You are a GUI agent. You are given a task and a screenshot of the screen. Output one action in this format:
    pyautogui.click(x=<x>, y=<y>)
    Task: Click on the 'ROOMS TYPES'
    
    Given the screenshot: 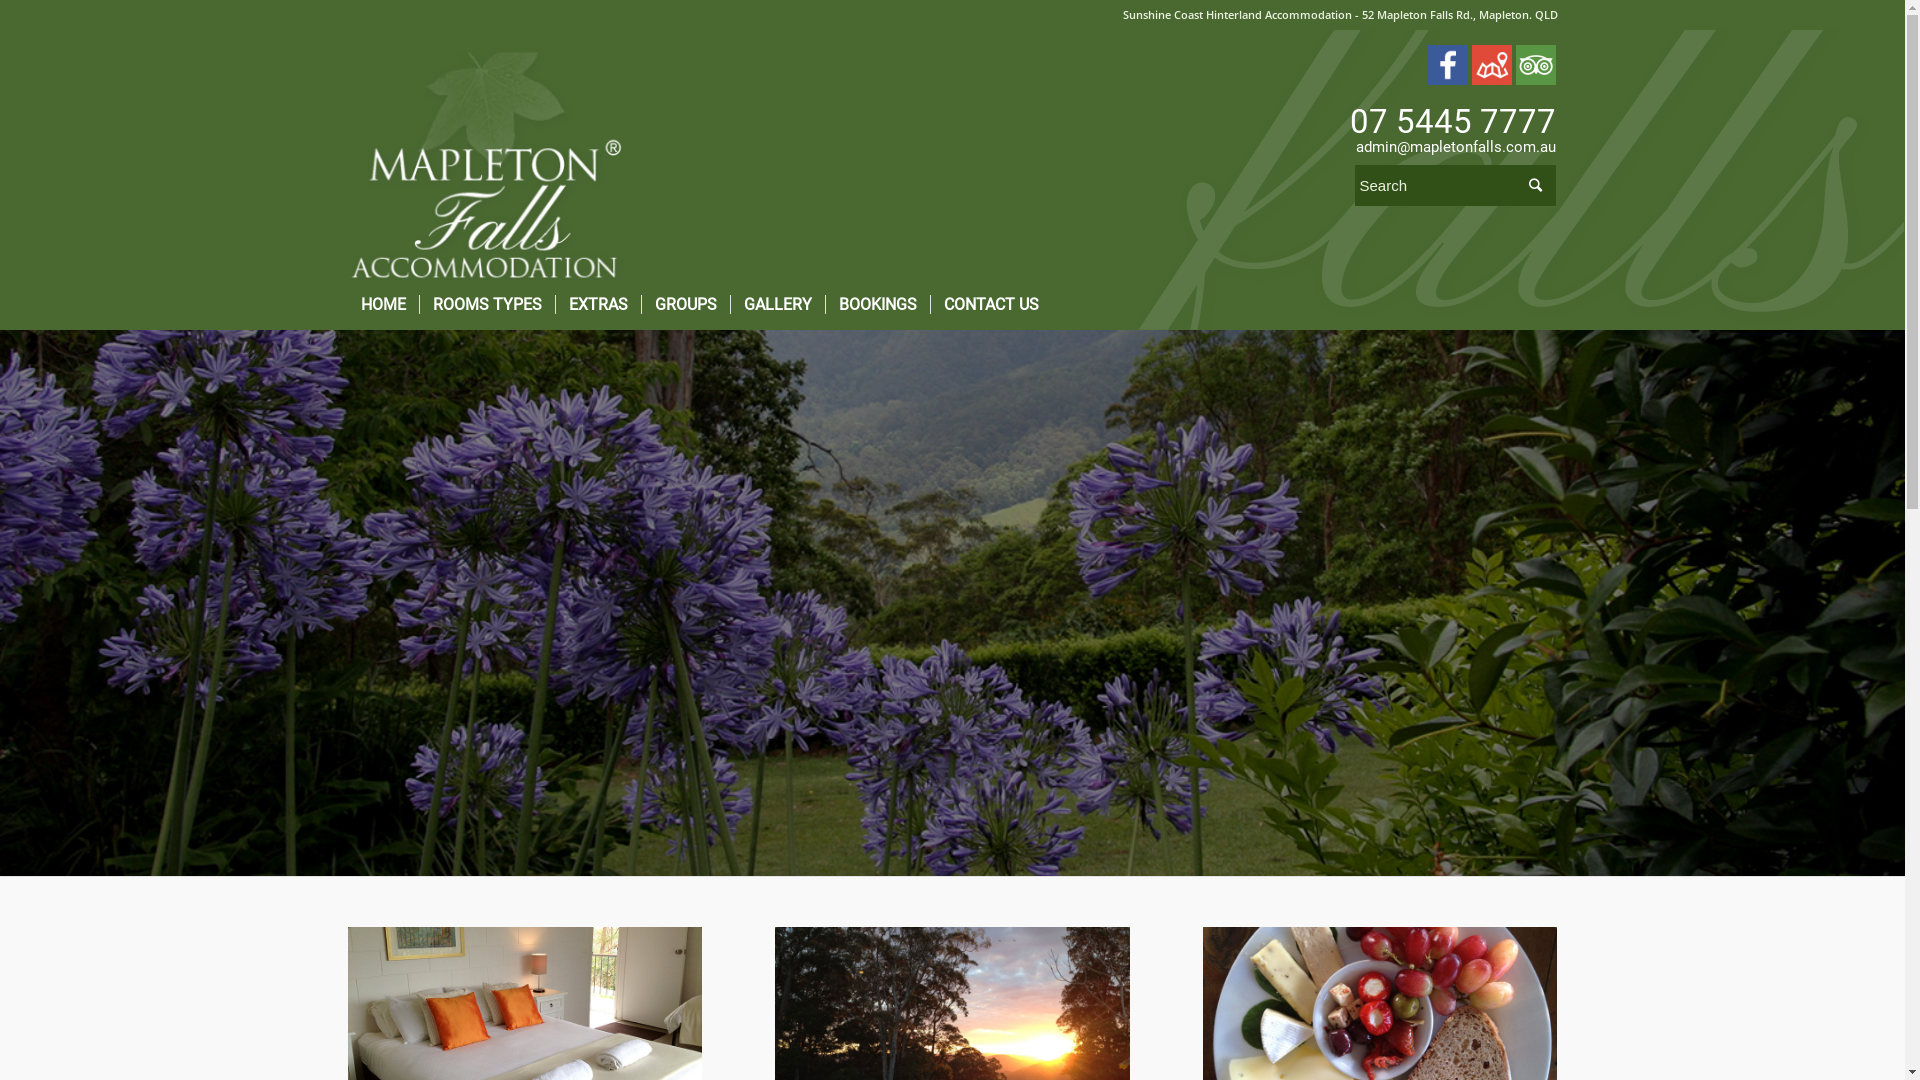 What is the action you would take?
    pyautogui.click(x=416, y=304)
    